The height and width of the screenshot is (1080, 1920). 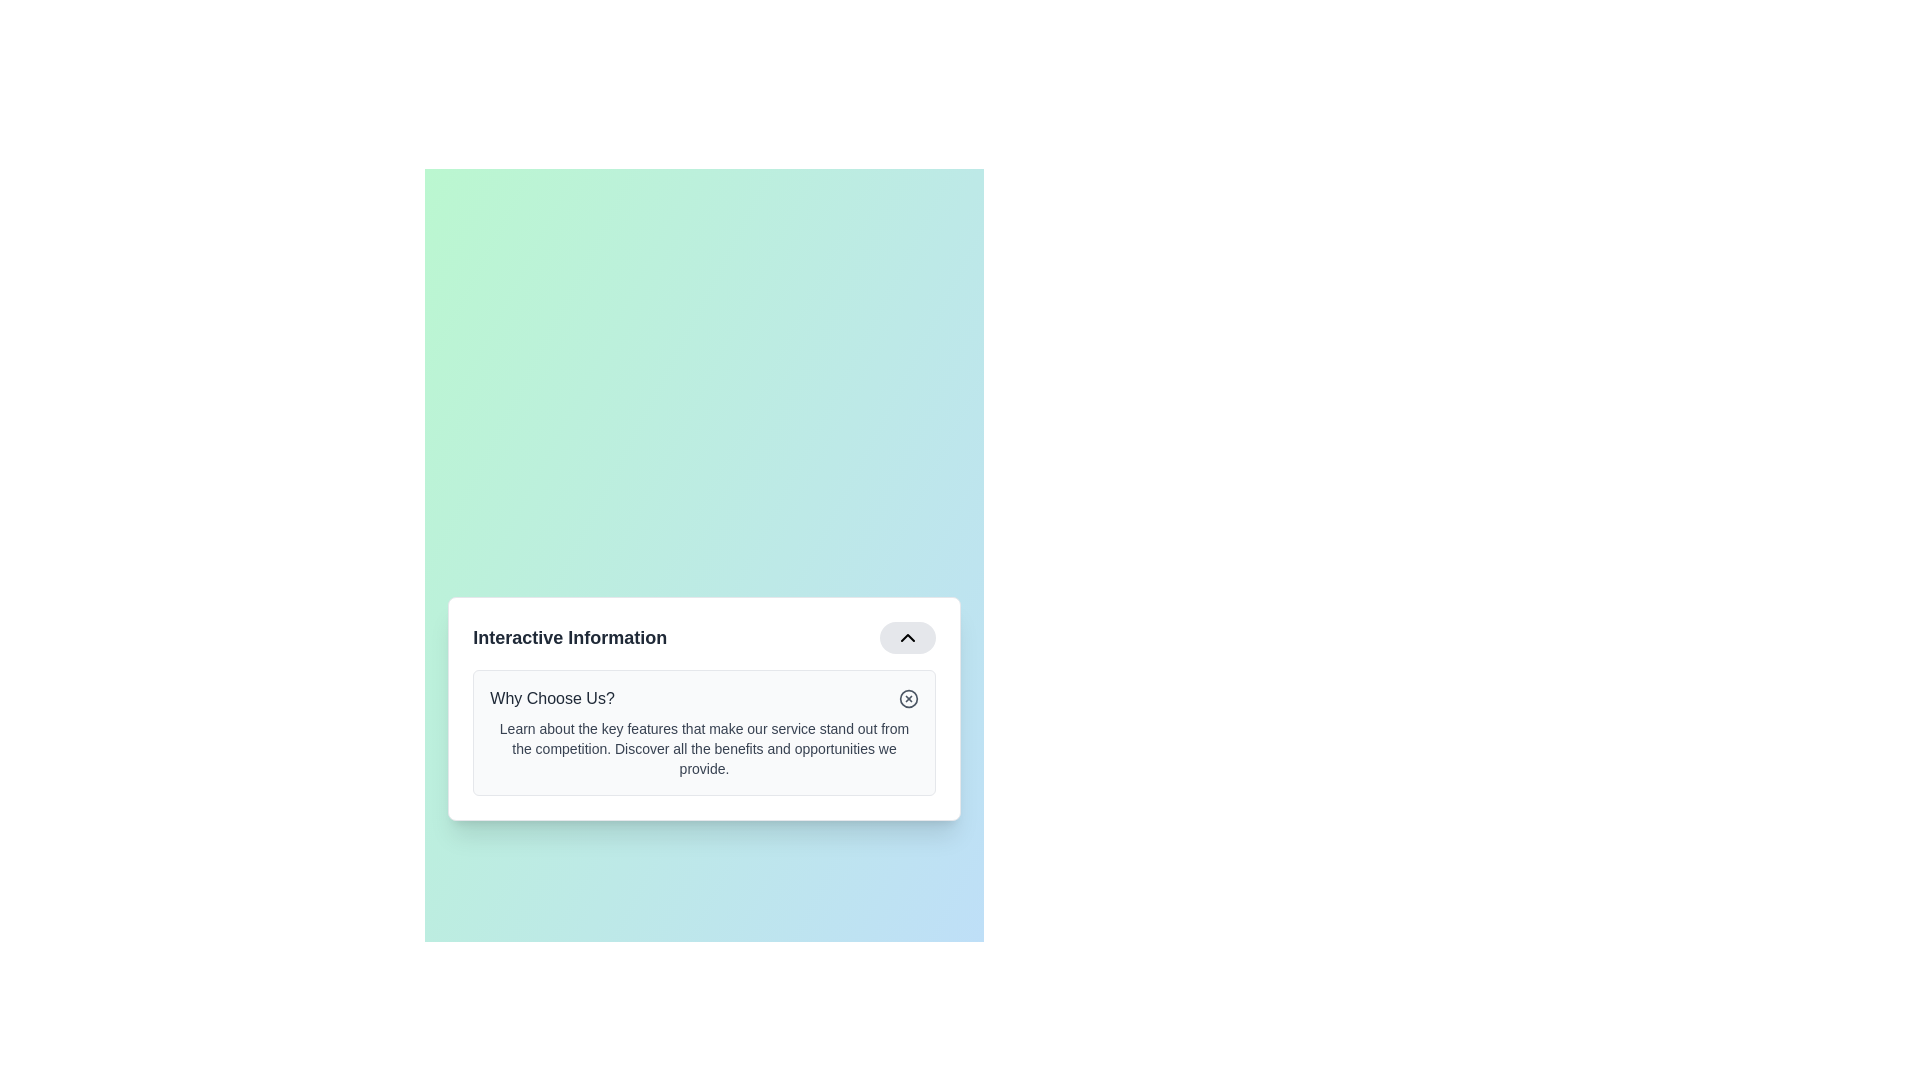 What do you see at coordinates (906, 637) in the screenshot?
I see `the chevron icon for dropdown or toggle located in the top-right region of the rounded rectangular button in the 'Interactive Information' section of the content card` at bounding box center [906, 637].